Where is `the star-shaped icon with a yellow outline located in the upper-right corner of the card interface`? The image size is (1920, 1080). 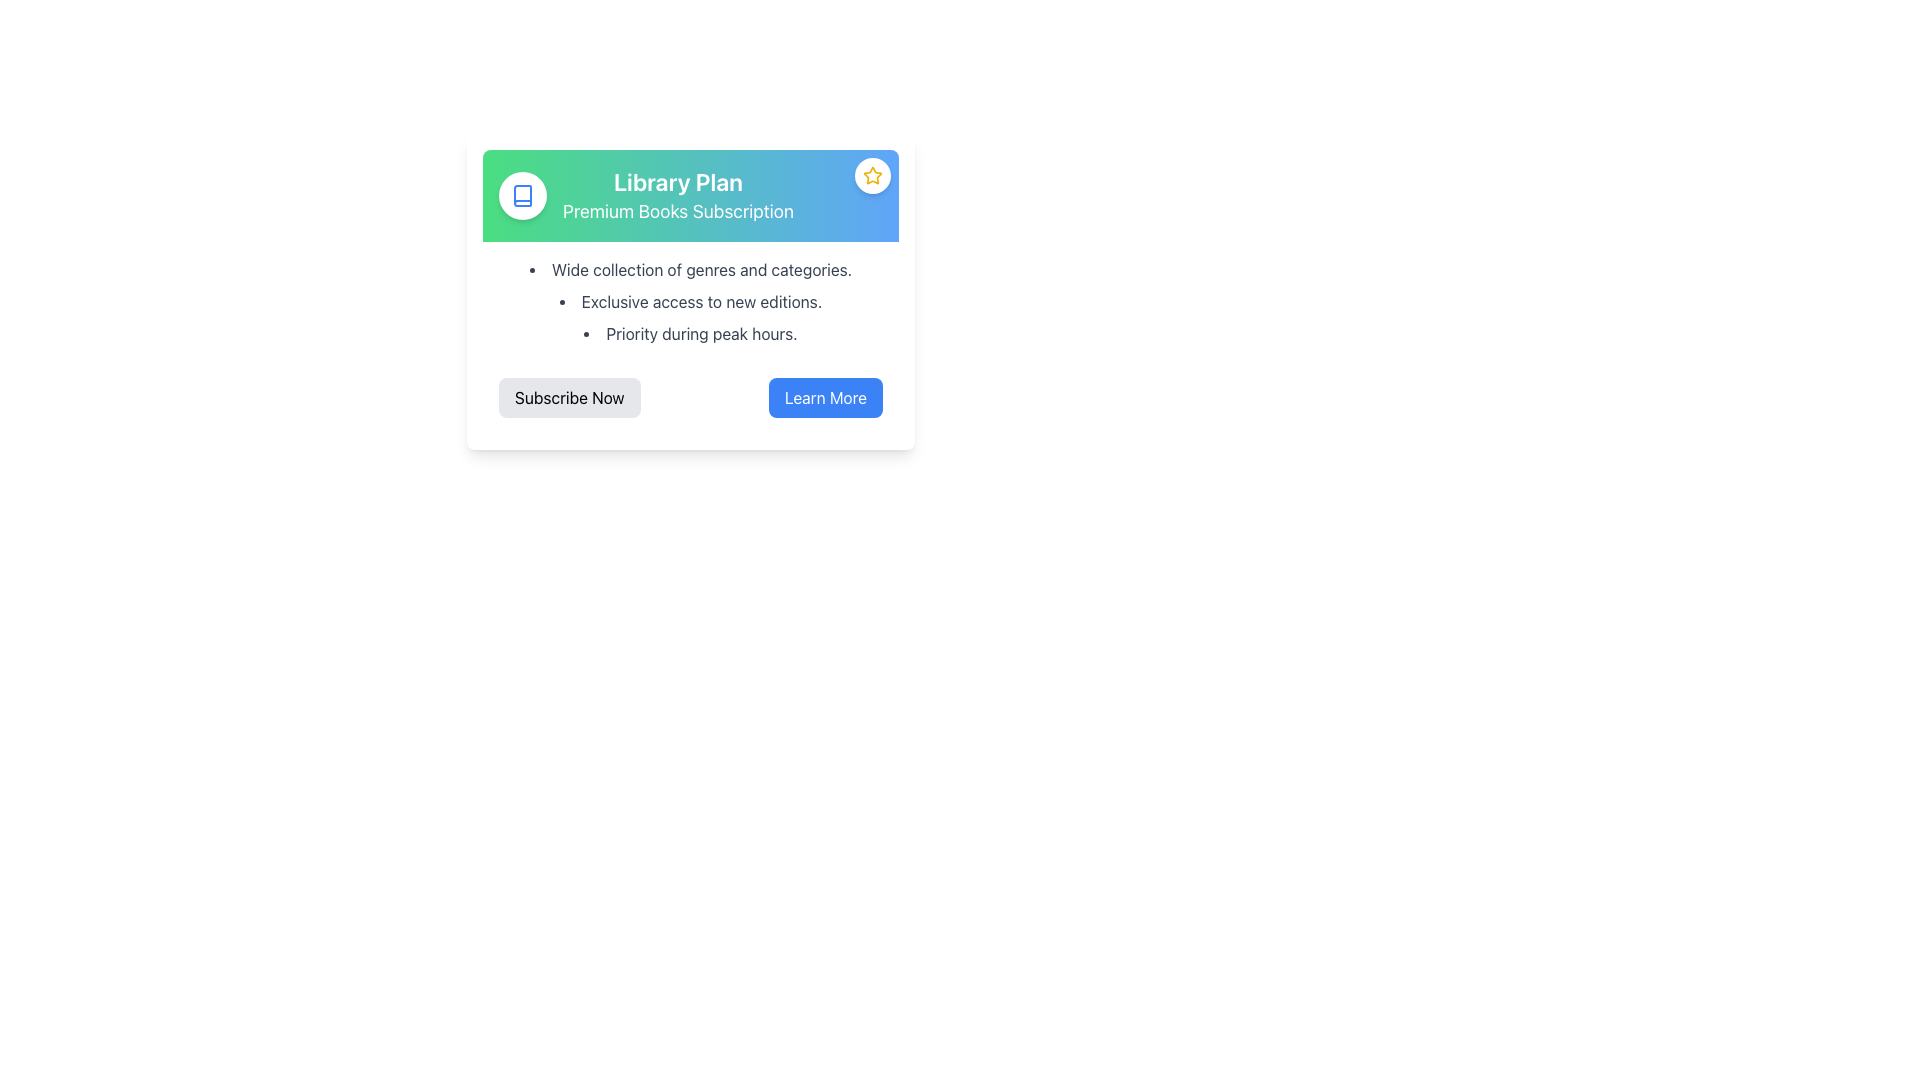
the star-shaped icon with a yellow outline located in the upper-right corner of the card interface is located at coordinates (873, 174).